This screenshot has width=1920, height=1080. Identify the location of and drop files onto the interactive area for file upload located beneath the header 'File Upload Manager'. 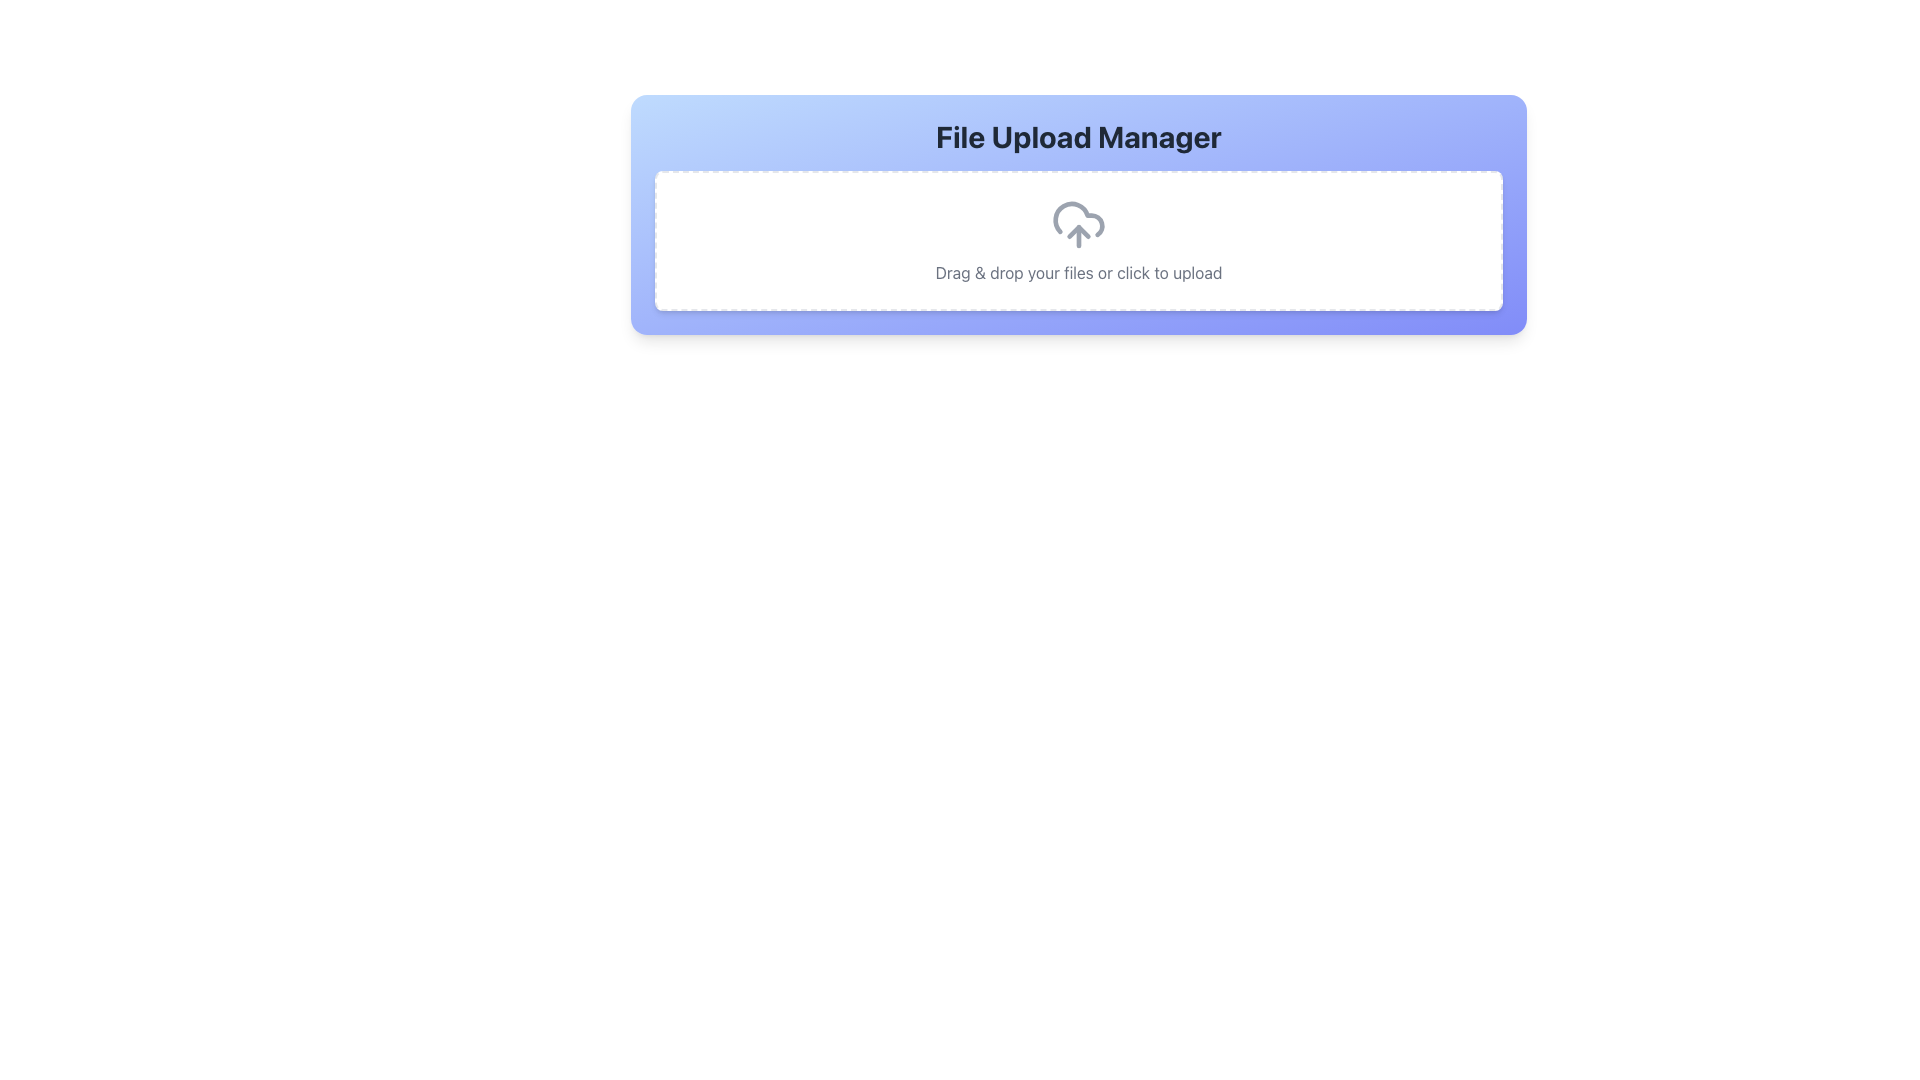
(1078, 239).